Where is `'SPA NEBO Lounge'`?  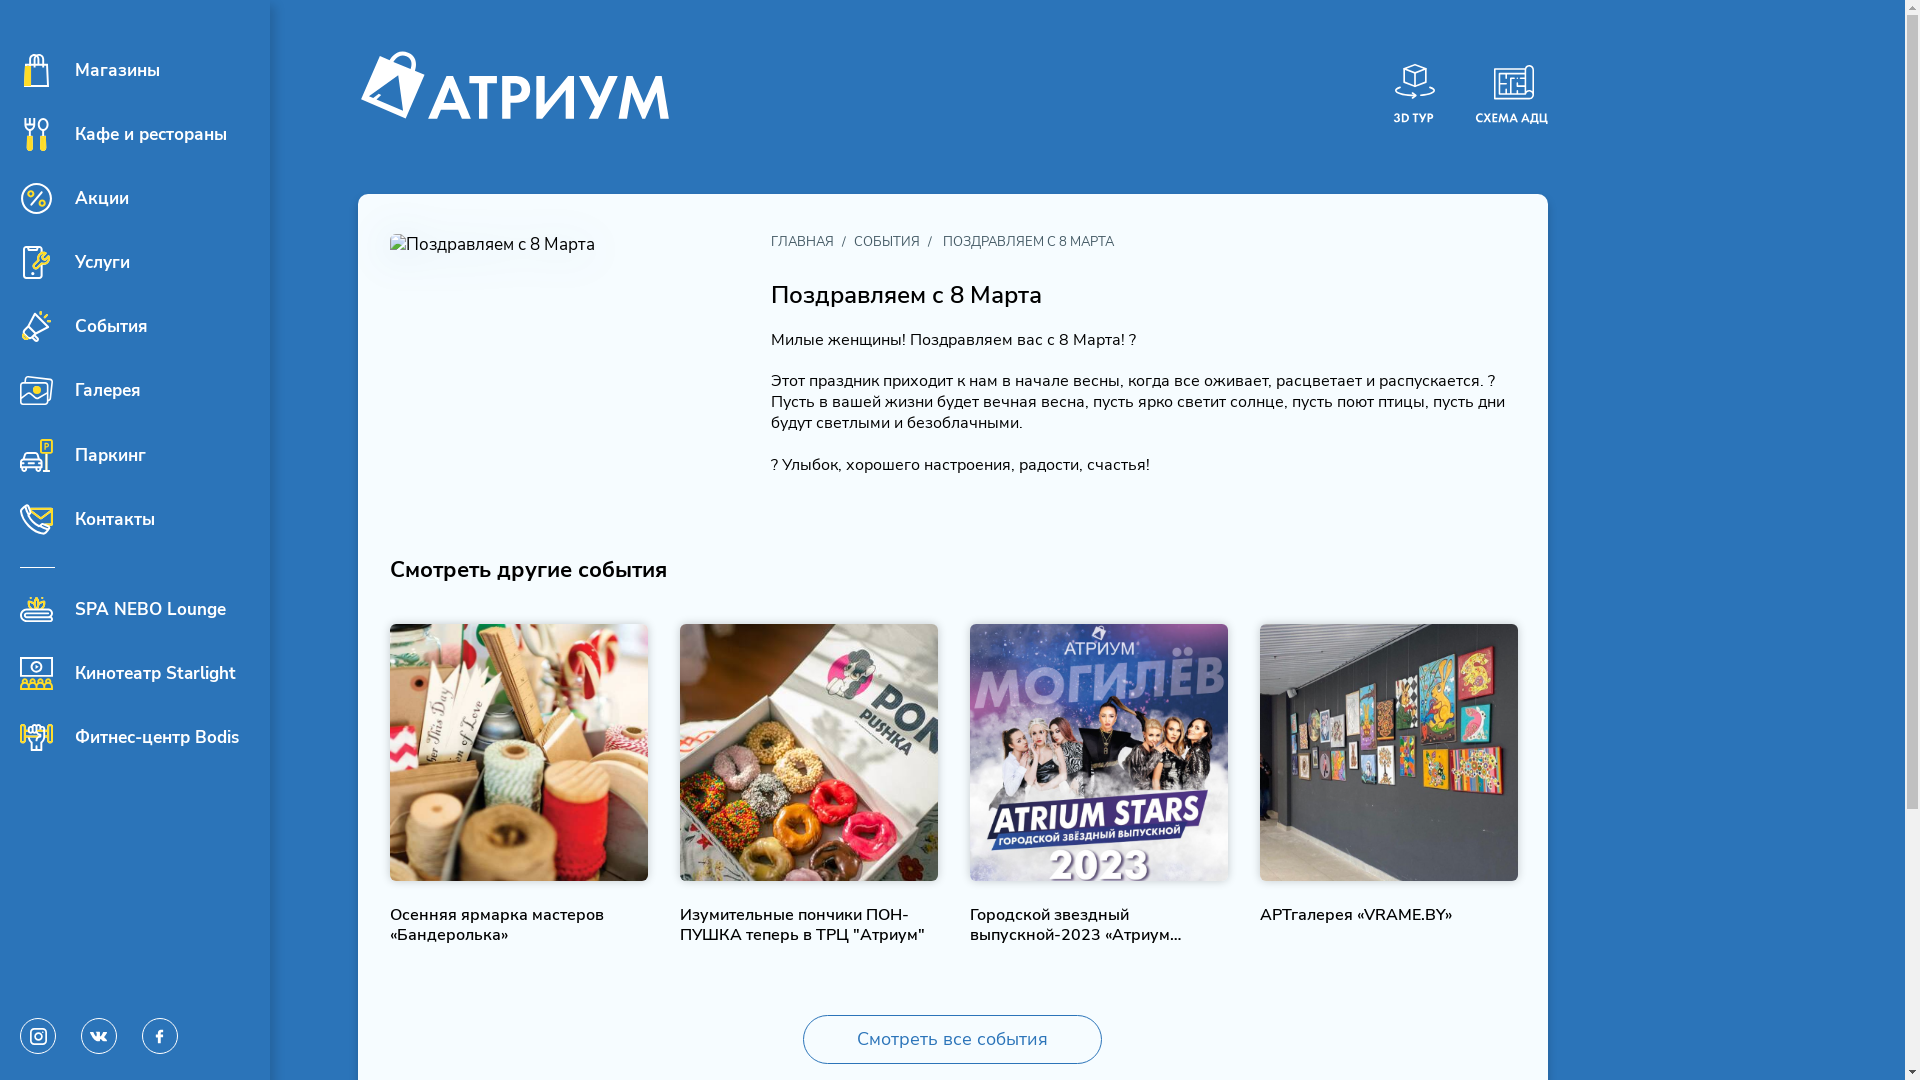 'SPA NEBO Lounge' is located at coordinates (122, 608).